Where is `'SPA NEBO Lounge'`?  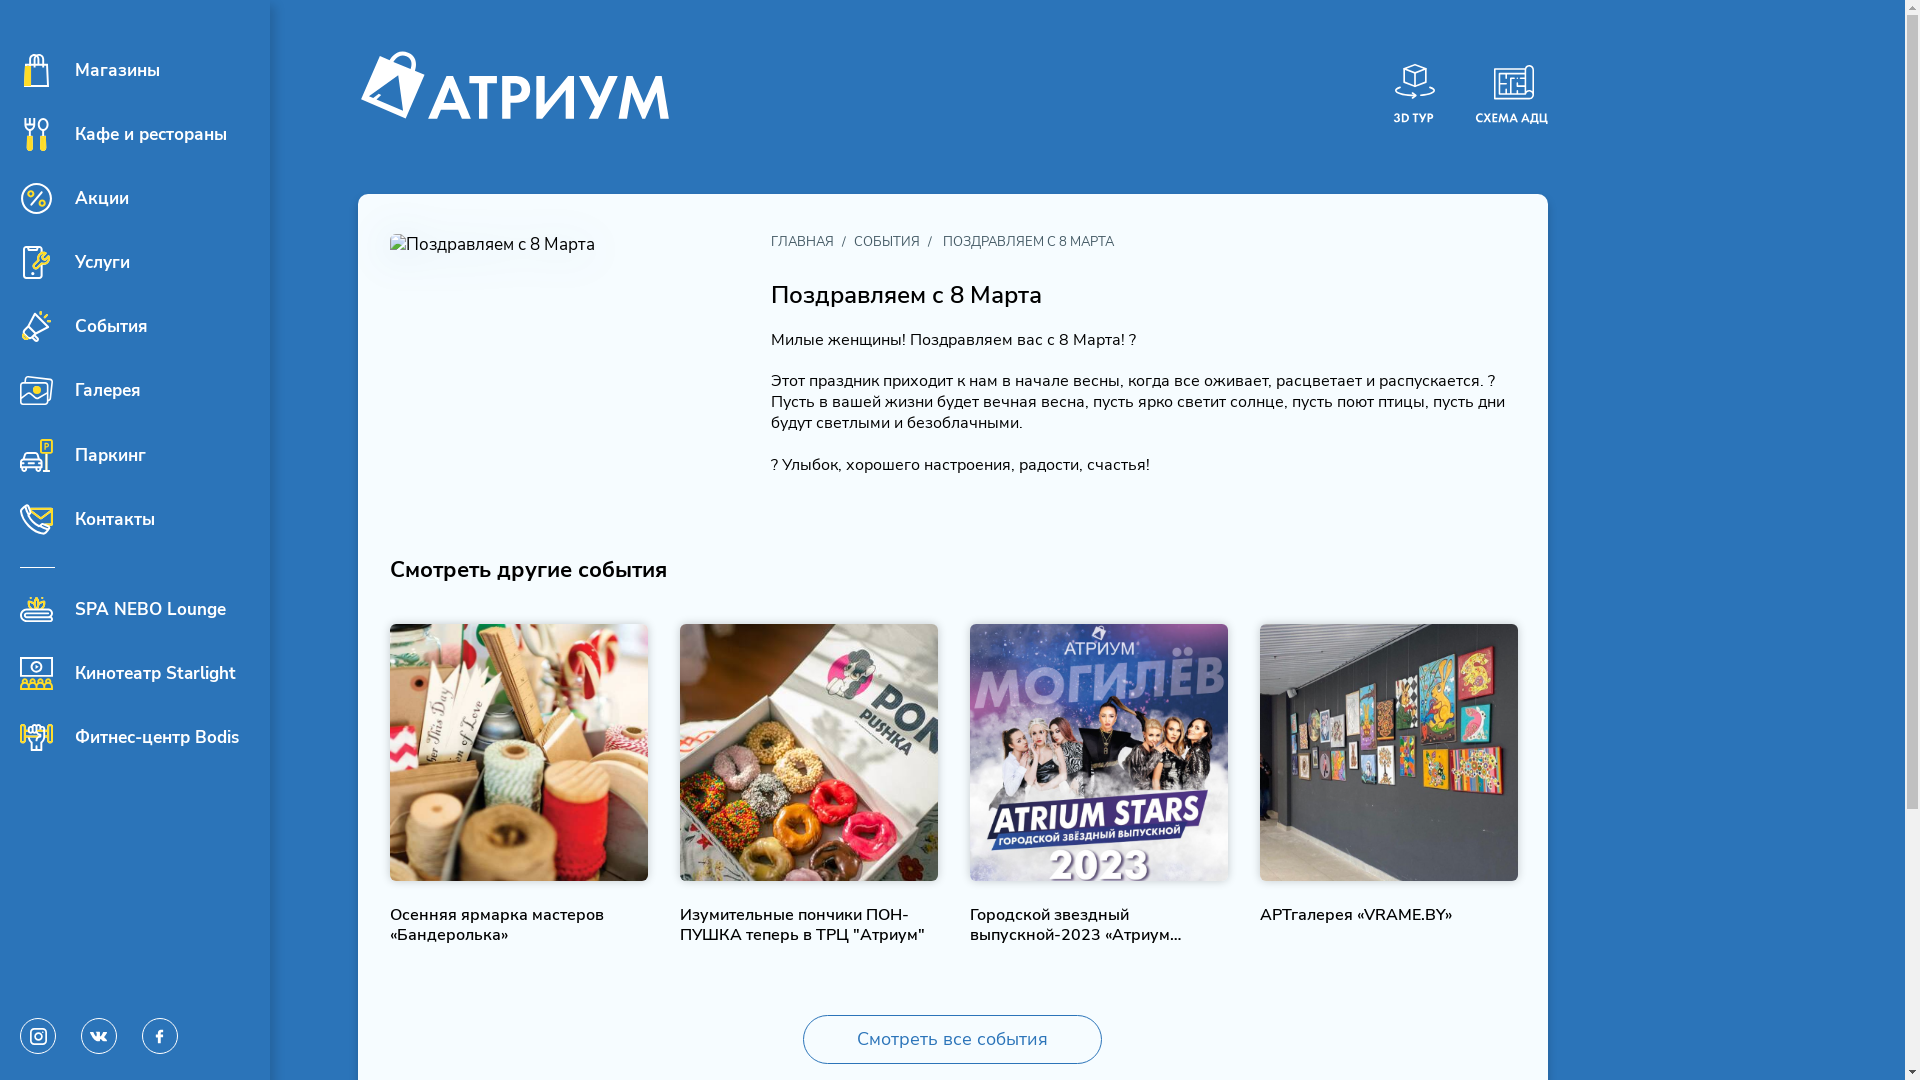 'SPA NEBO Lounge' is located at coordinates (122, 608).